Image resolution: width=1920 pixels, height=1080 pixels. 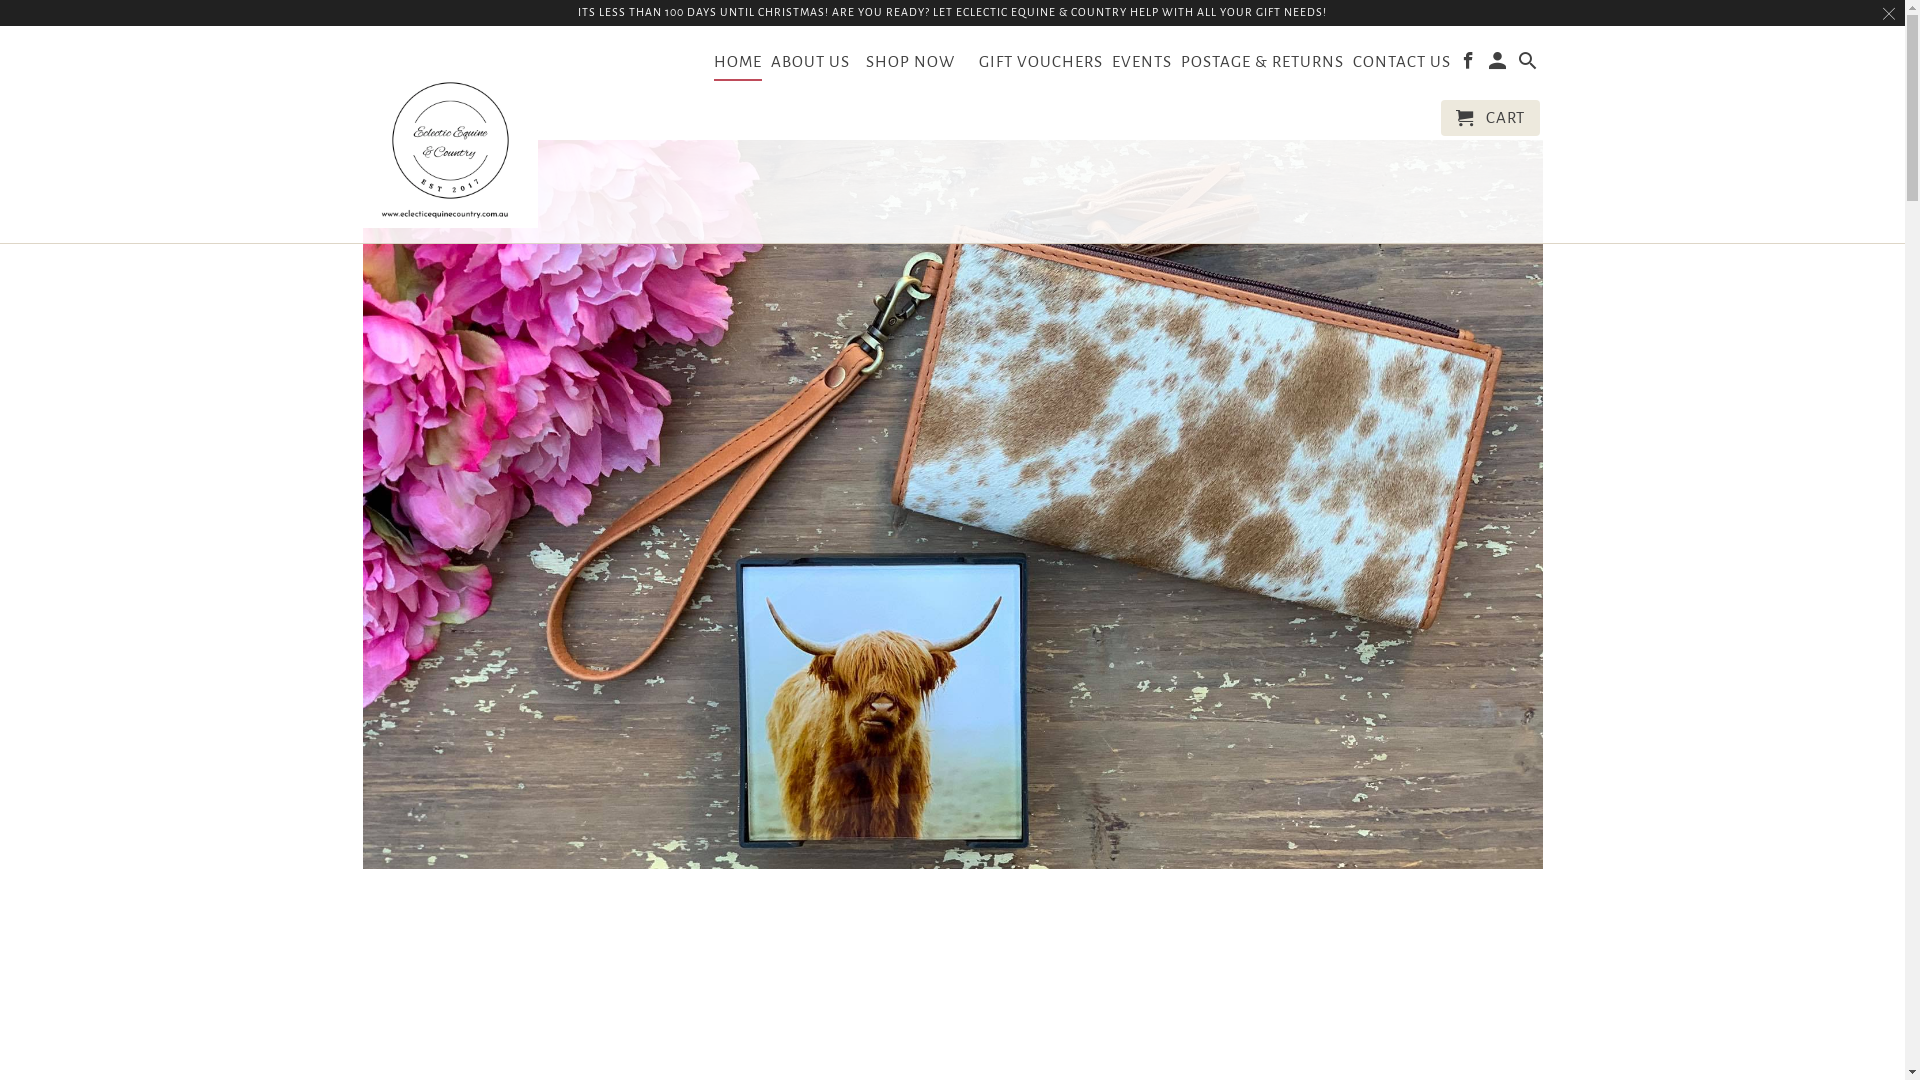 I want to click on '3', so click(x=1003, y=988).